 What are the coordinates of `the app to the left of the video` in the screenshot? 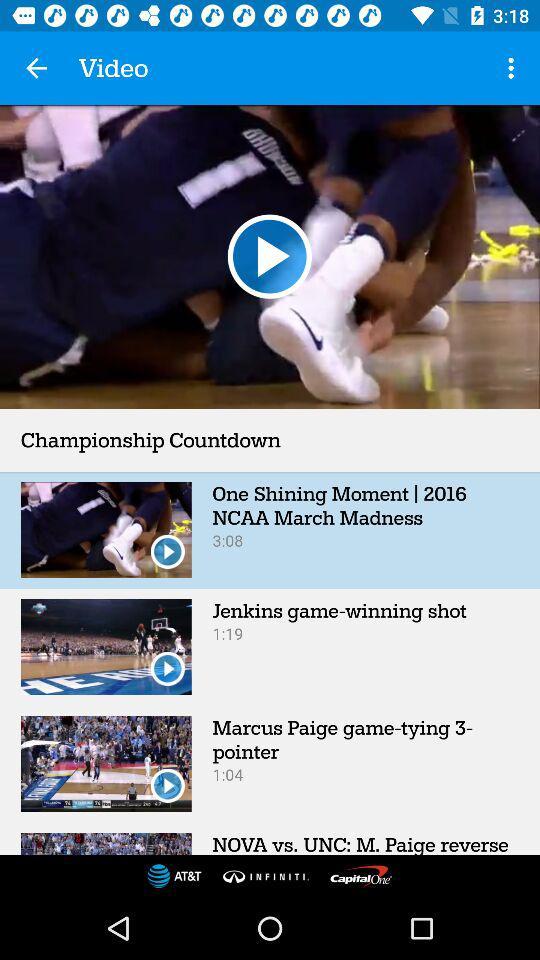 It's located at (36, 68).